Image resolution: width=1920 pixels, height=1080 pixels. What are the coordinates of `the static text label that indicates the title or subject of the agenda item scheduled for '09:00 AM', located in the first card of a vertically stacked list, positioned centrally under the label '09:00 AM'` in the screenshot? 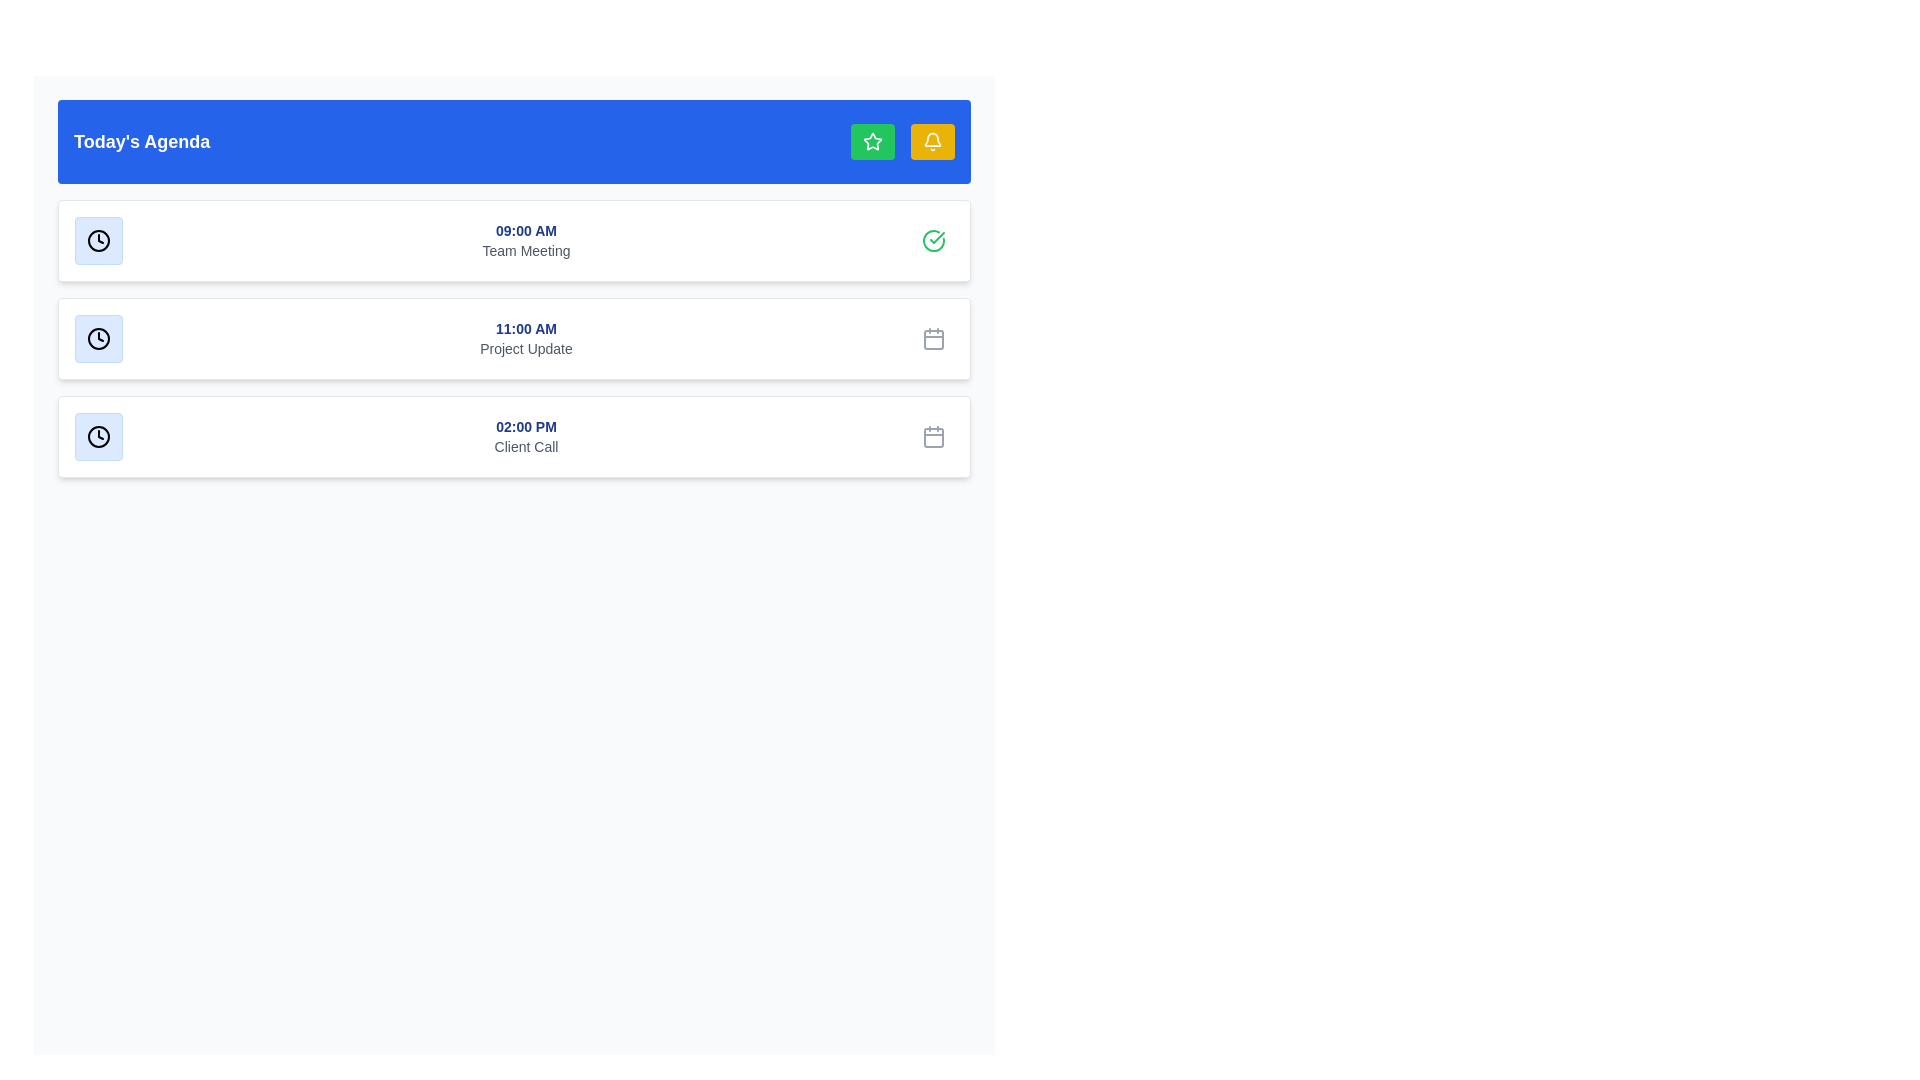 It's located at (526, 249).